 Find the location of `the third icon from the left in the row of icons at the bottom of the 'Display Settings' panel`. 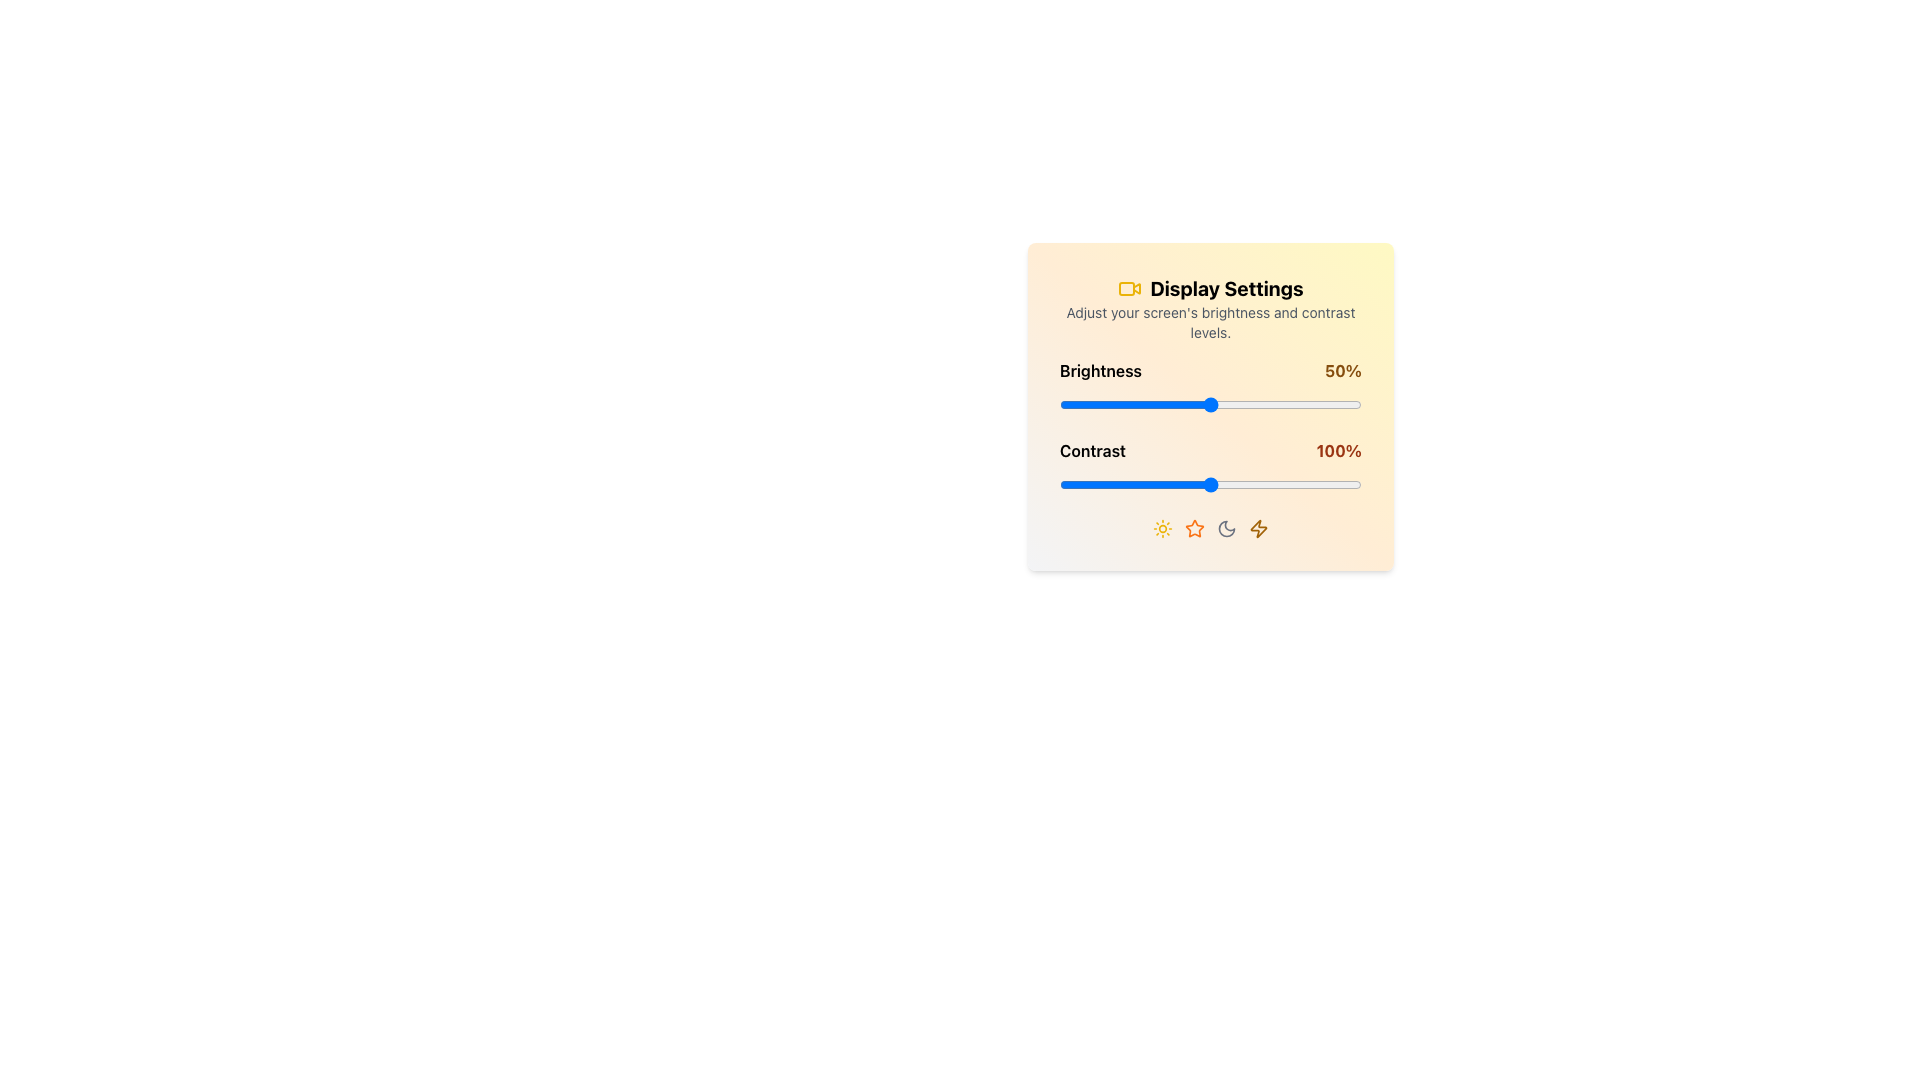

the third icon from the left in the row of icons at the bottom of the 'Display Settings' panel is located at coordinates (1195, 527).